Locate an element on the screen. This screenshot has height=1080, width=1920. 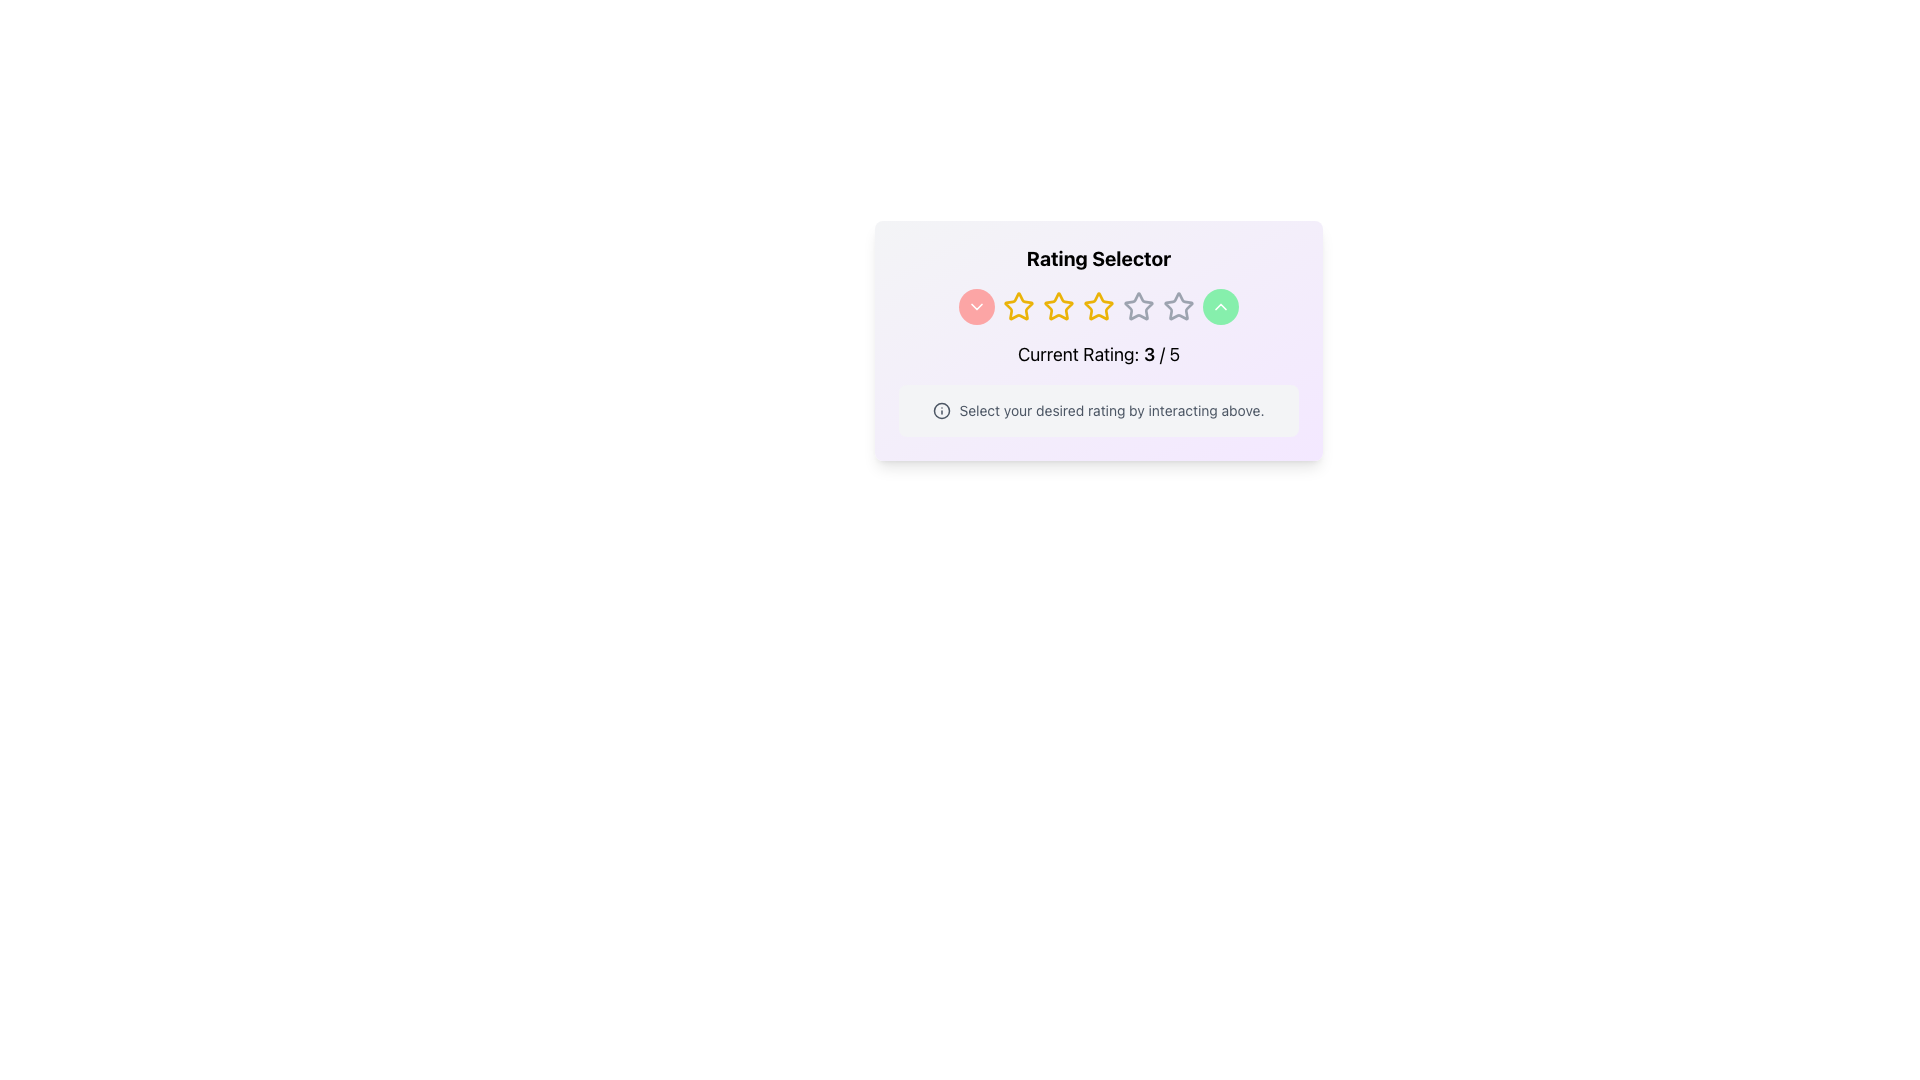
the instructional Text Block with Icon located below the star rating and 'Current Rating: 3 / 5' text in the 'Rating Selector' card is located at coordinates (1098, 410).